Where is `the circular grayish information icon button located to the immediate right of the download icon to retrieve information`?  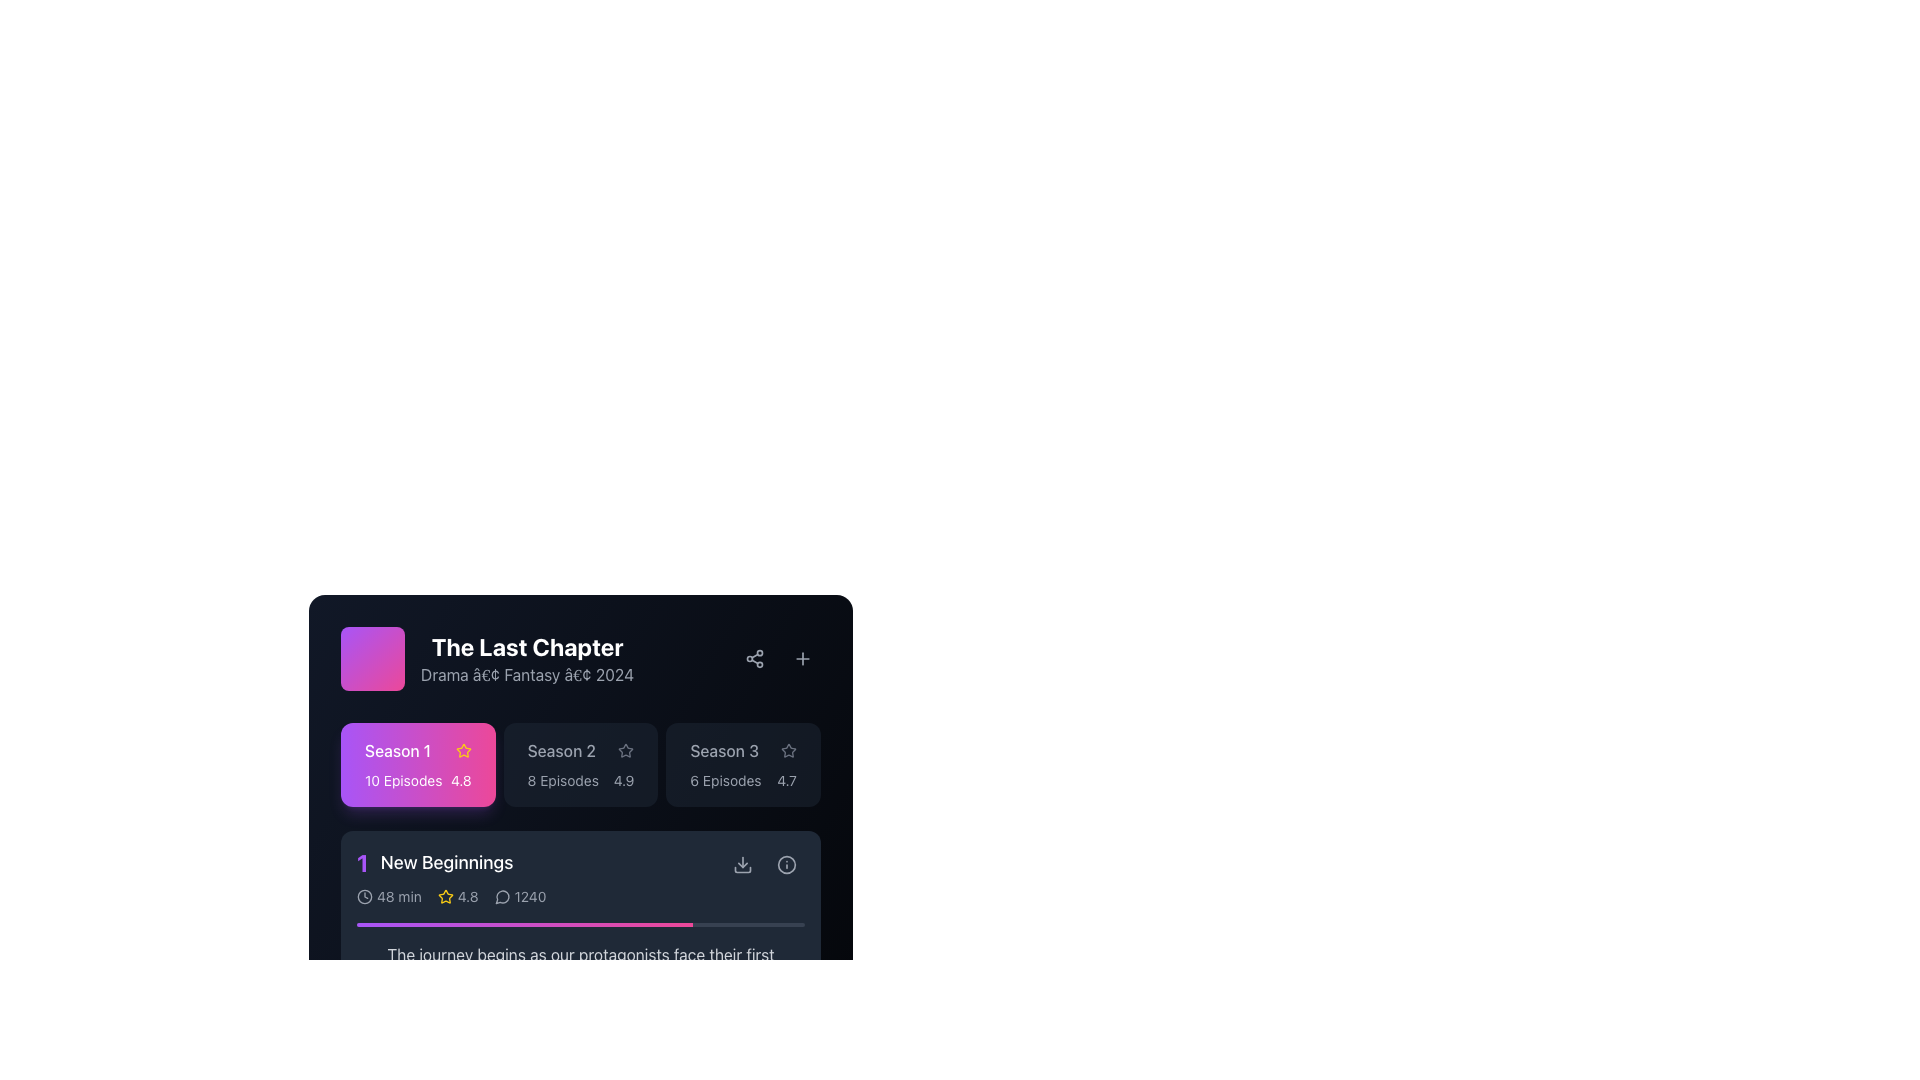 the circular grayish information icon button located to the immediate right of the download icon to retrieve information is located at coordinates (786, 863).